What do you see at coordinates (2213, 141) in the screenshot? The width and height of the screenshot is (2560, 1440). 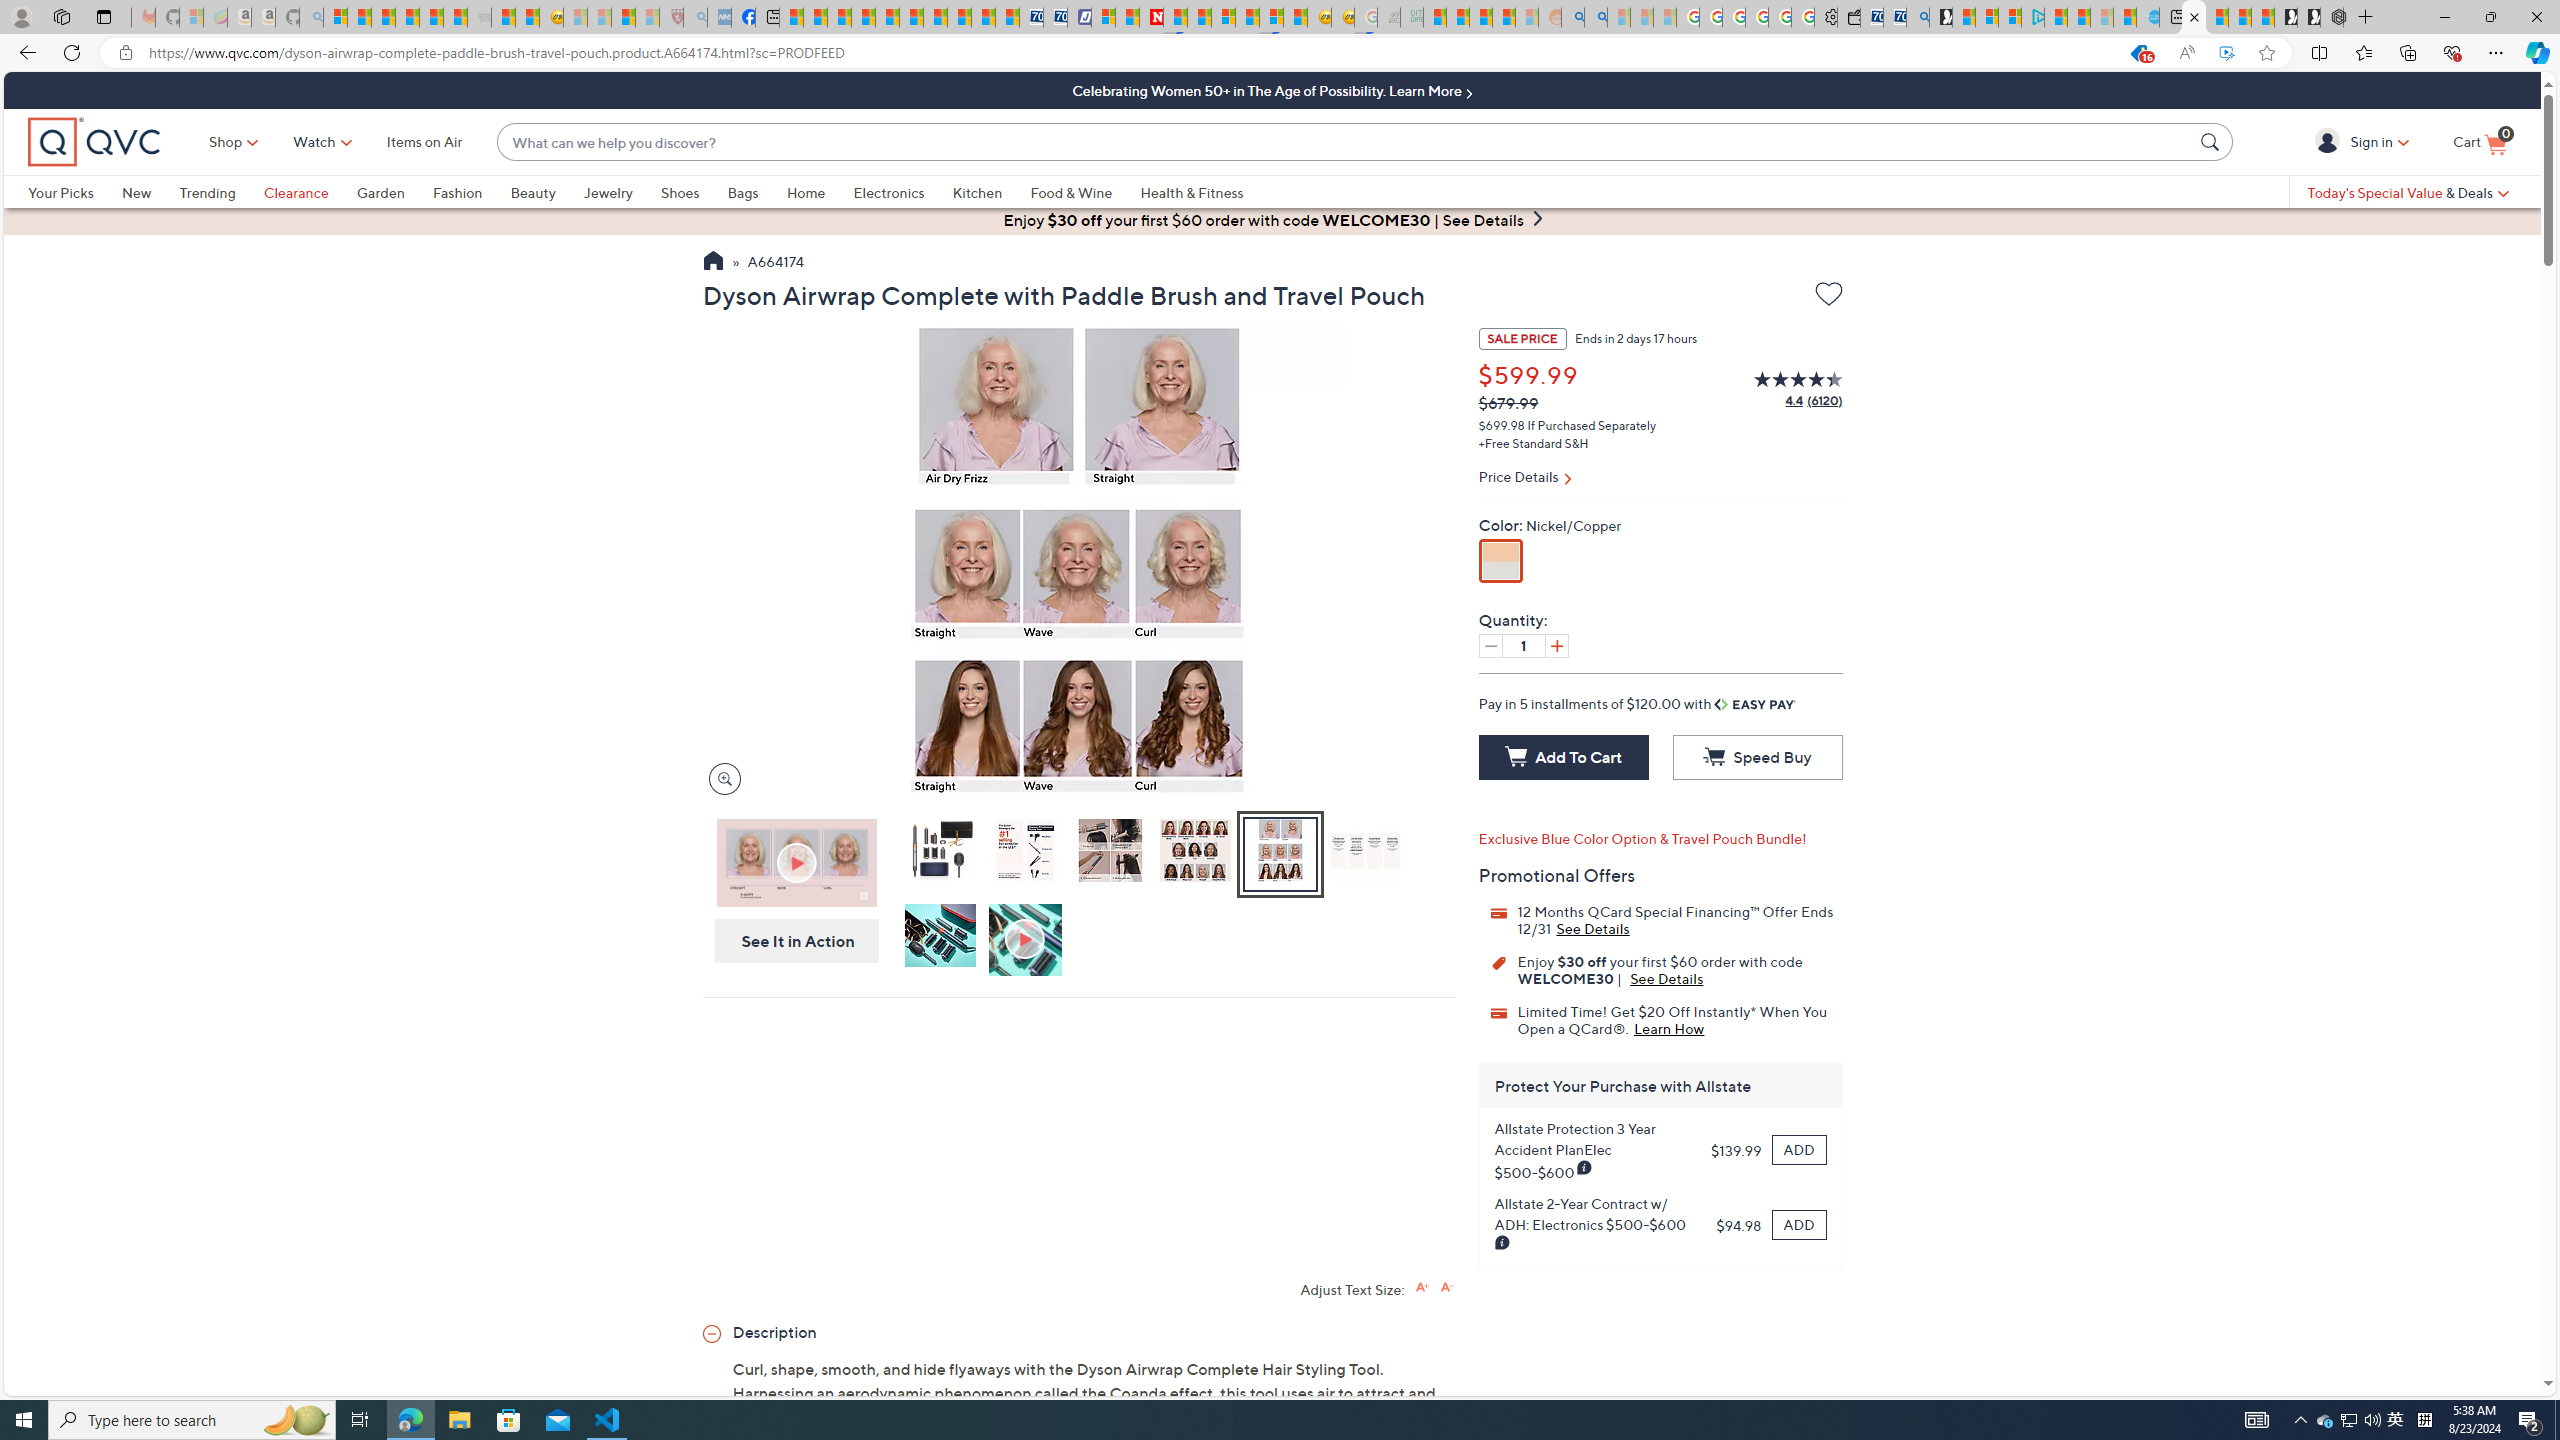 I see `'Search Submit'` at bounding box center [2213, 141].